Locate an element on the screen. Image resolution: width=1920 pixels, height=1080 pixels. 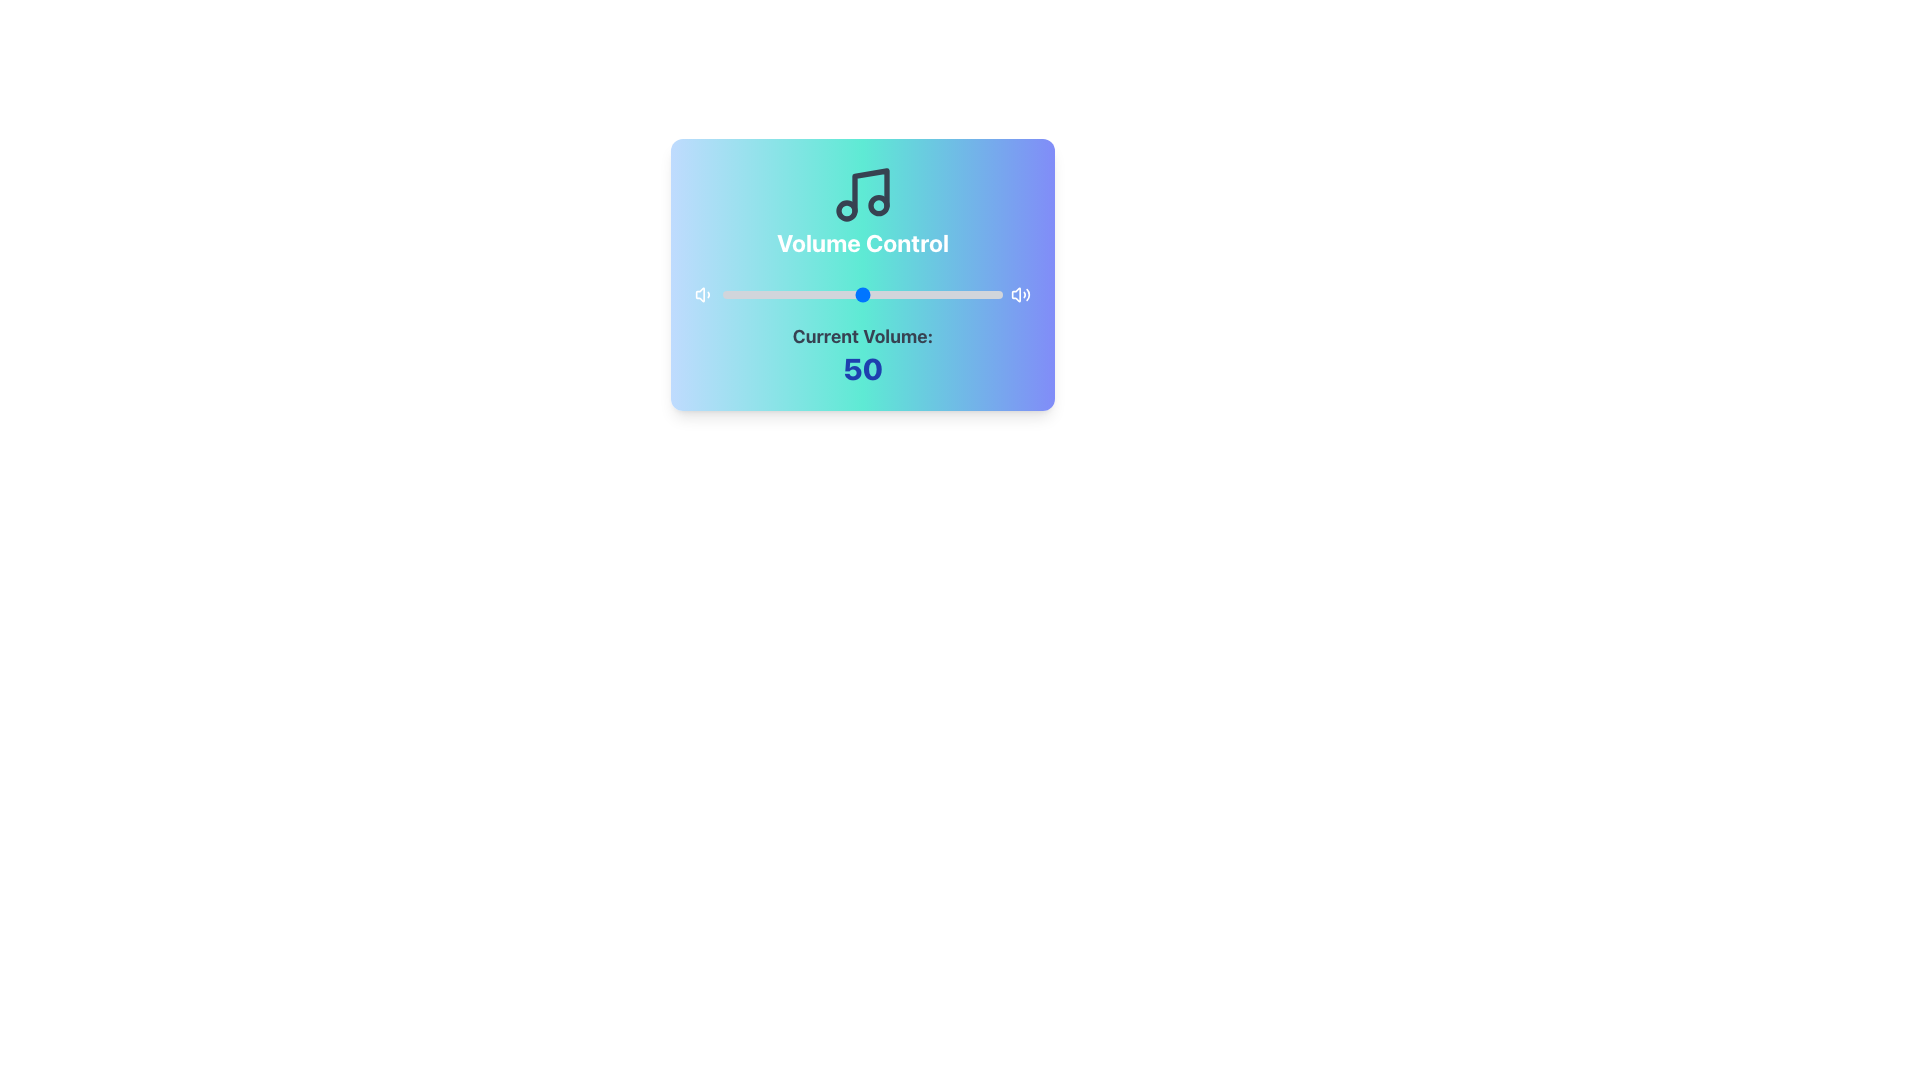
the small circle within the SVG graphic representing a musical note, located at the top-right of the note design, as part of the 'Volume Control' card is located at coordinates (878, 204).